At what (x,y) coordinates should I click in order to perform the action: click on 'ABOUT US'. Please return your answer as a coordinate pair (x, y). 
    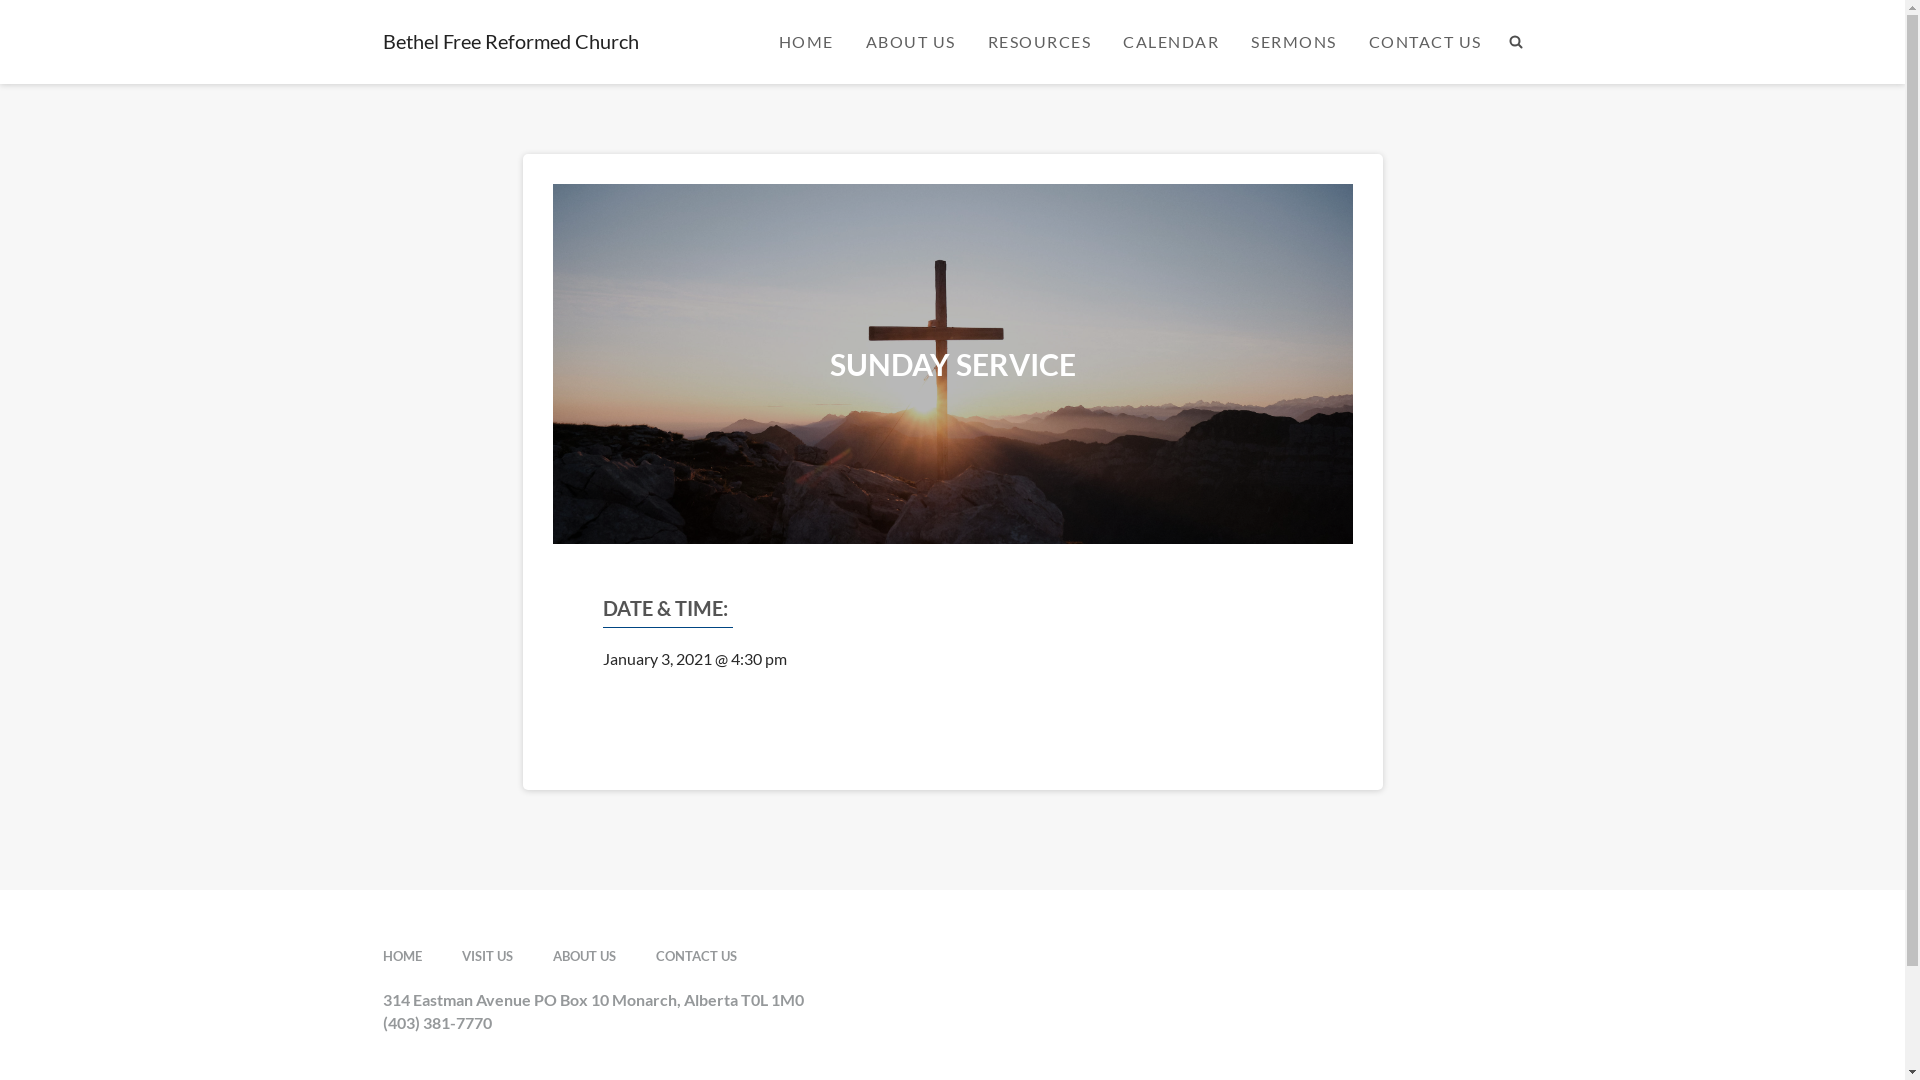
    Looking at the image, I should click on (910, 42).